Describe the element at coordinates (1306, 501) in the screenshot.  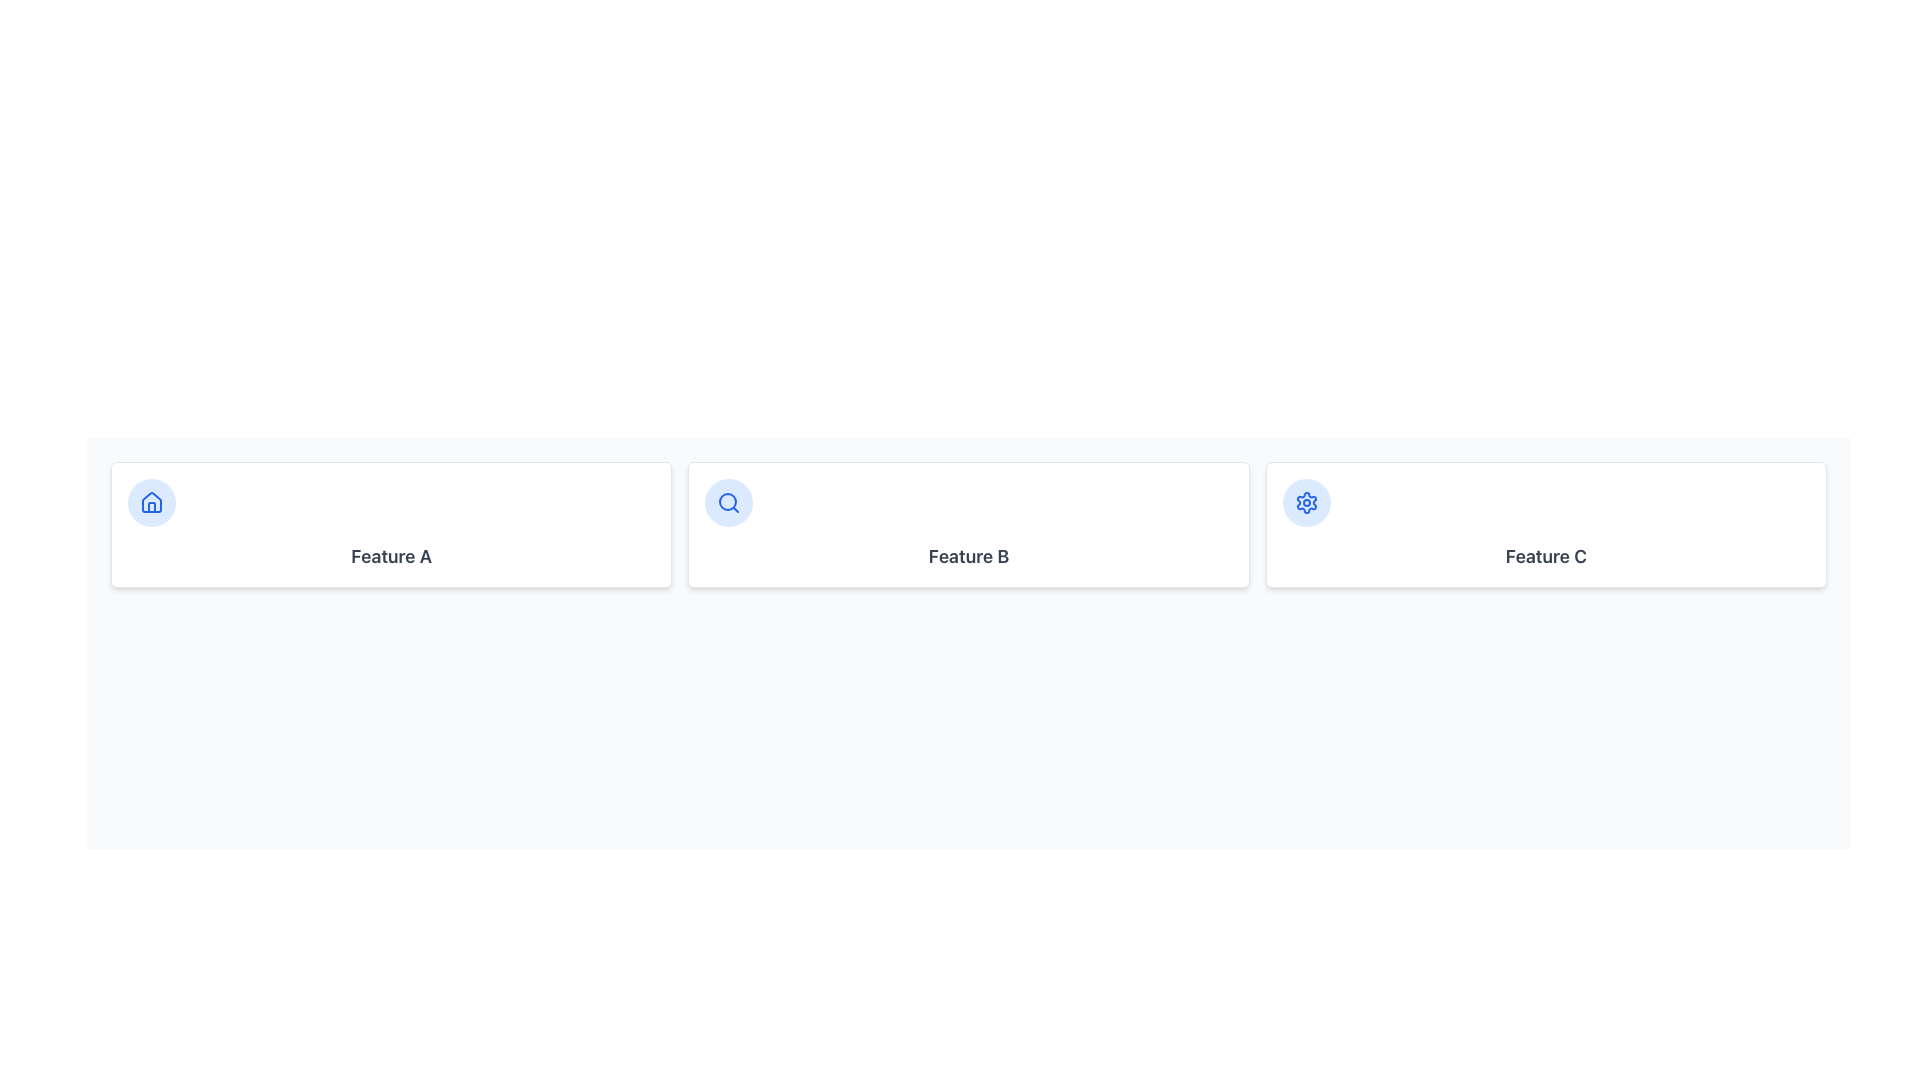
I see `the settings icon located at the top-left corner inside the card labeled 'Feature C', which is the rightmost card in a group of three horizontal cards` at that location.